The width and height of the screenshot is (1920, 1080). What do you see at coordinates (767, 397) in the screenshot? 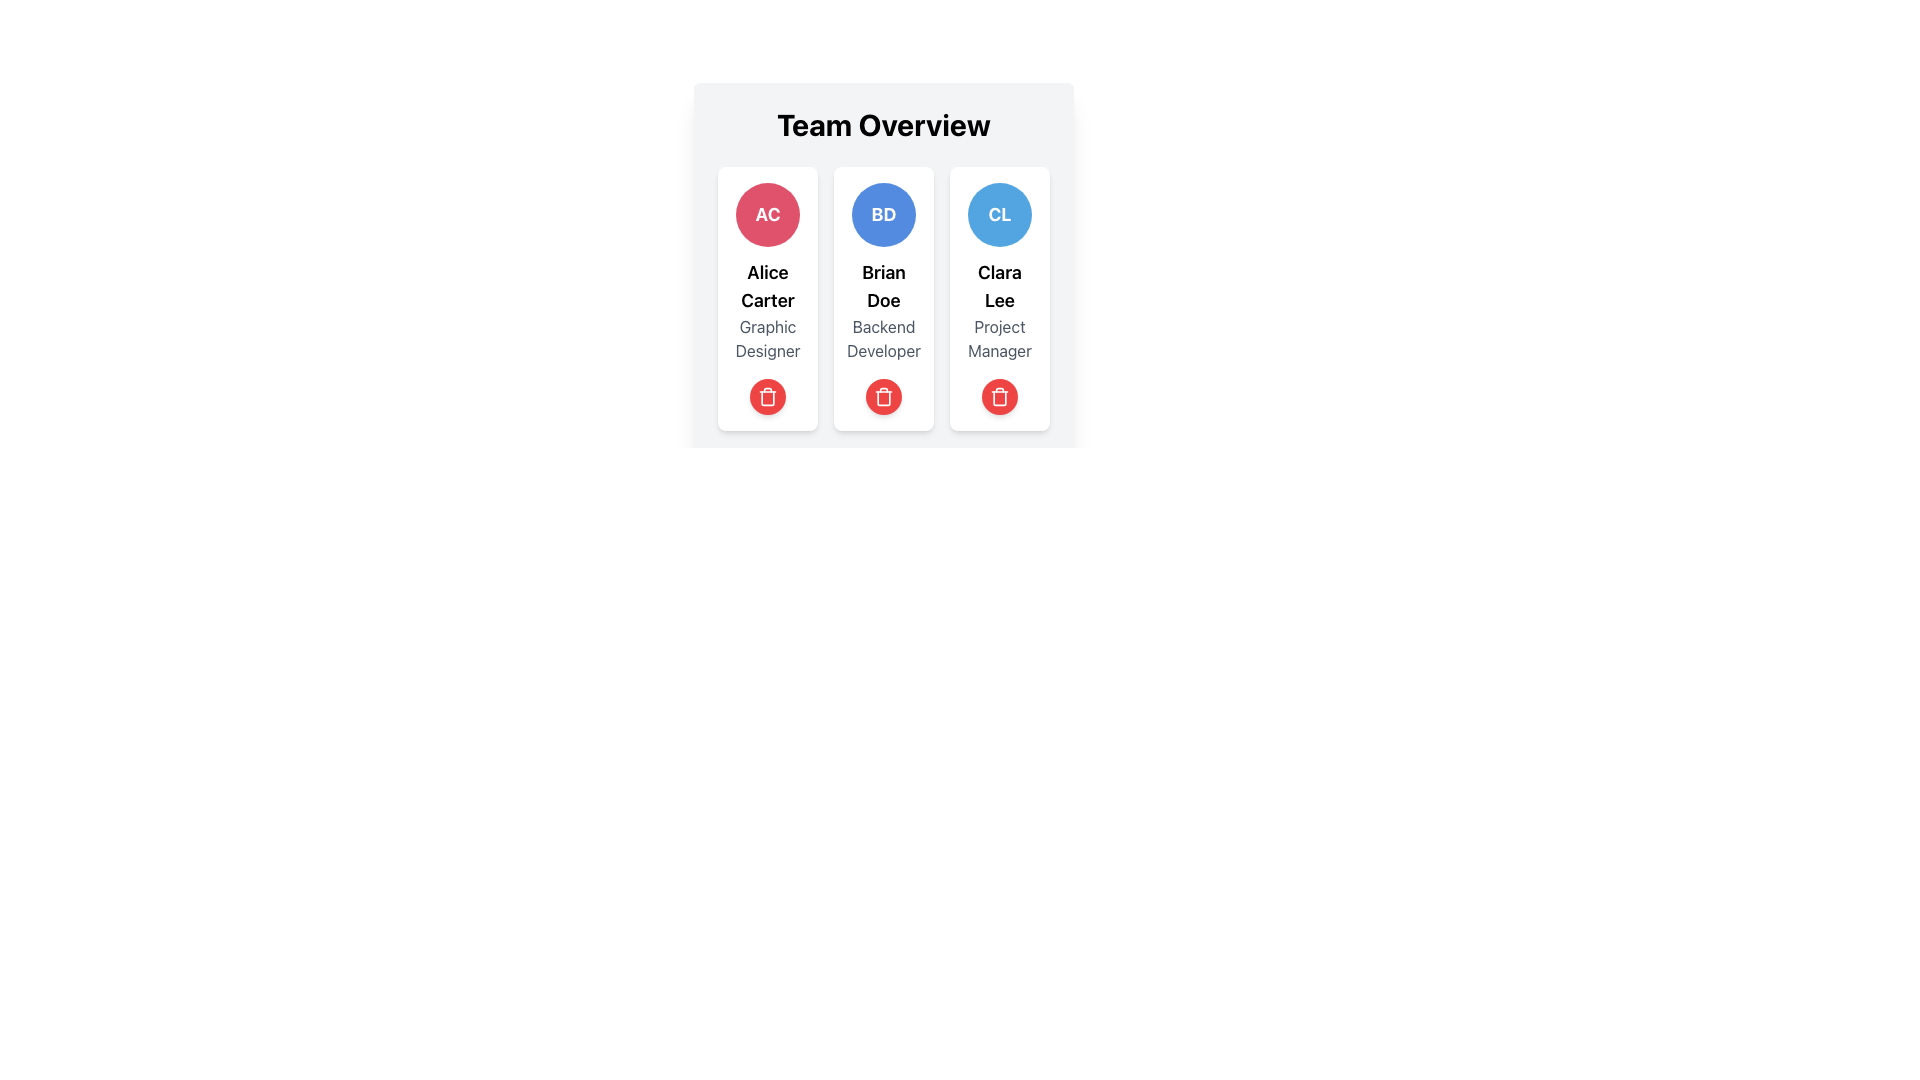
I see `the circular icon button with a red background and a white trash bin icon located at the bottom of Alice Carter's profile card` at bounding box center [767, 397].